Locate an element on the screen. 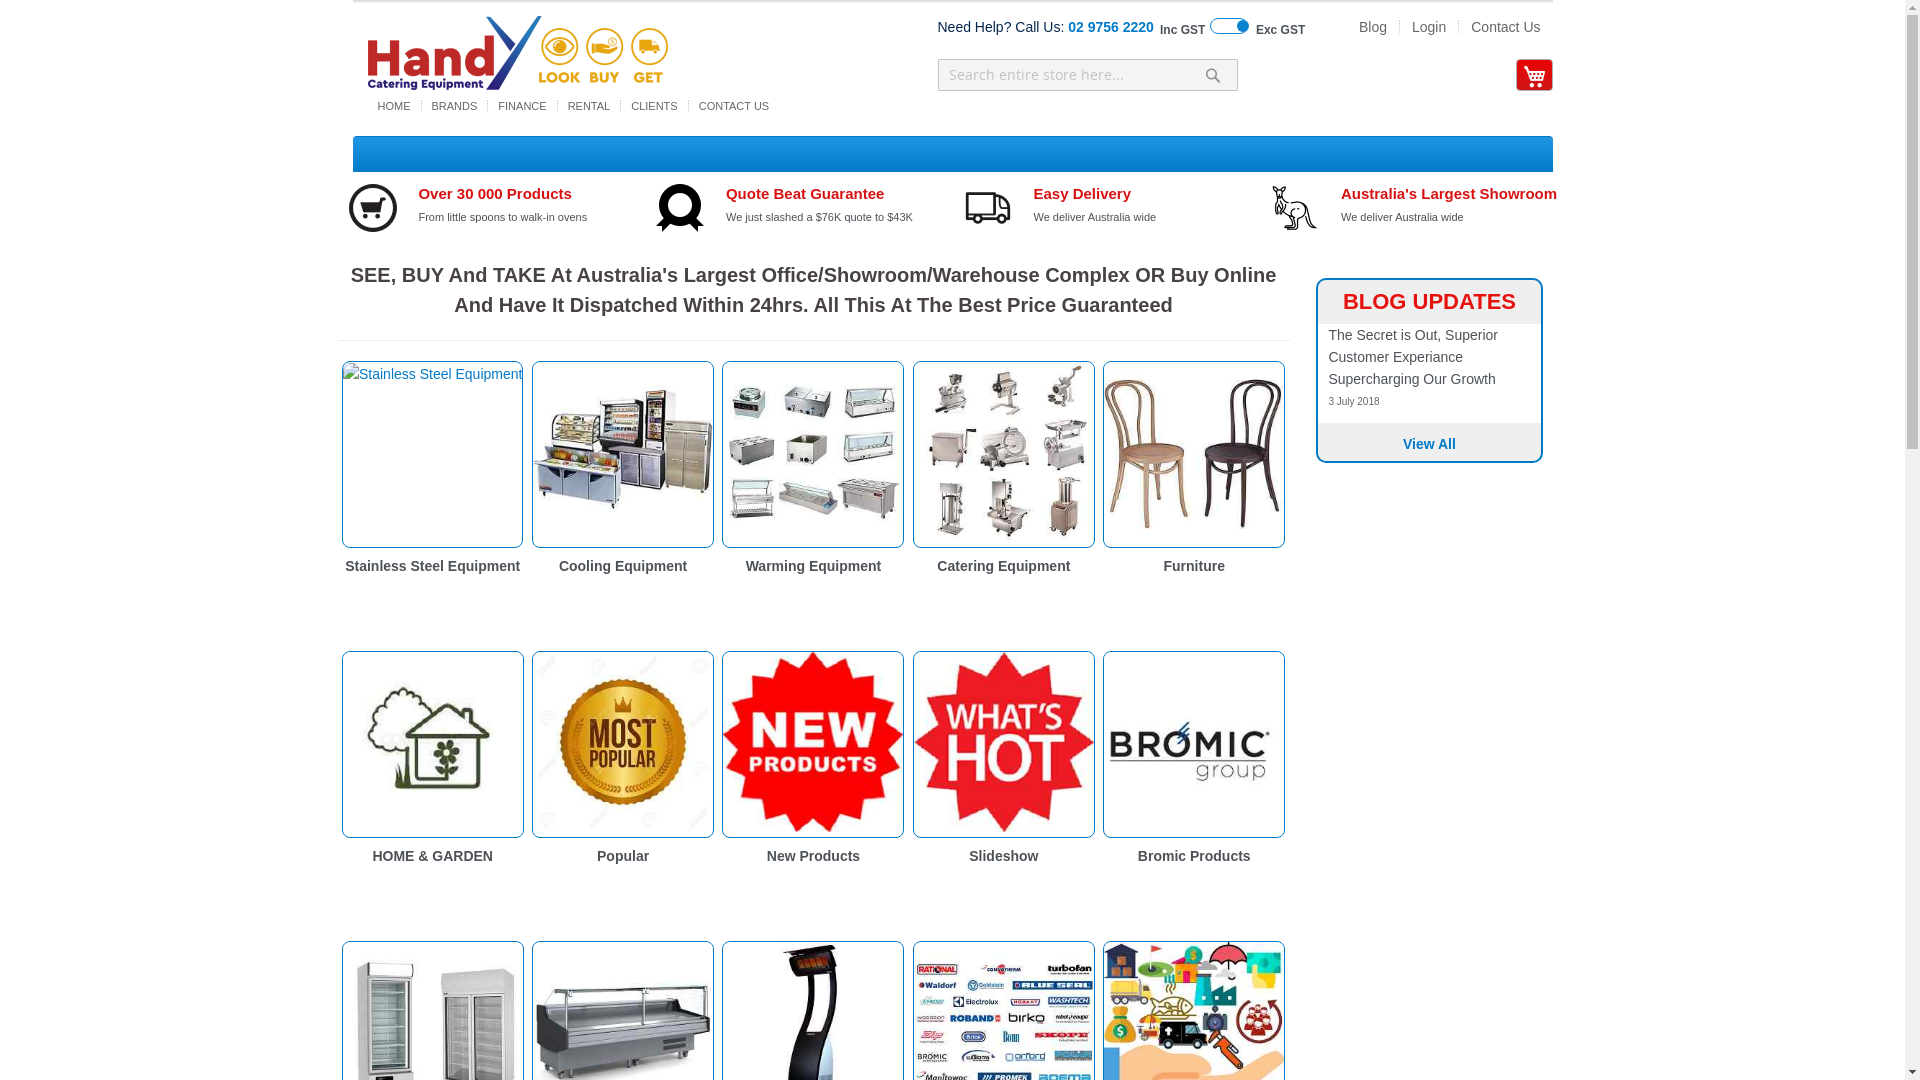 Image resolution: width=1920 pixels, height=1080 pixels. 'View All' is located at coordinates (1428, 442).